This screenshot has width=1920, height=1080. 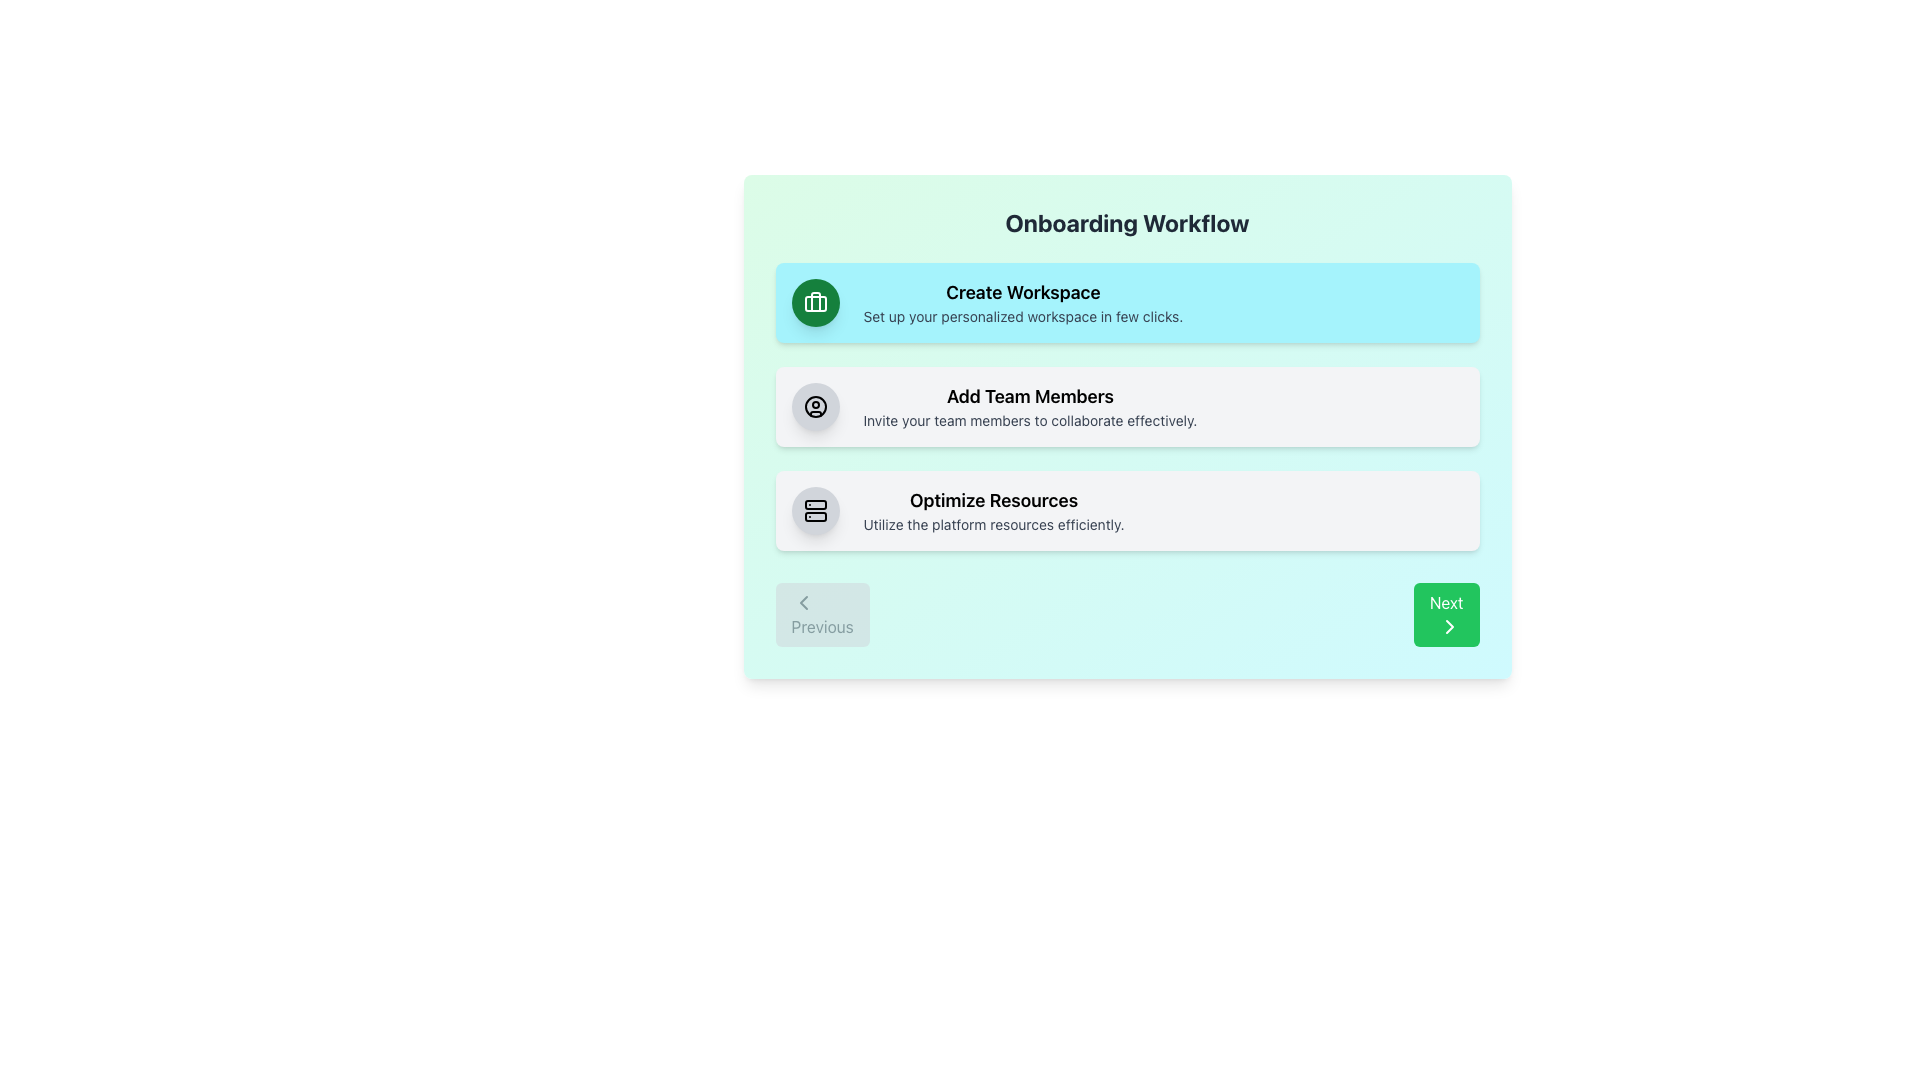 I want to click on text 'Set up your personalized workspace in few clicks.' which is styled with a small, gray font and located below the 'Create Workspace' text in the light blue card-like section of the 'Onboarding Workflow' interface, so click(x=1023, y=315).